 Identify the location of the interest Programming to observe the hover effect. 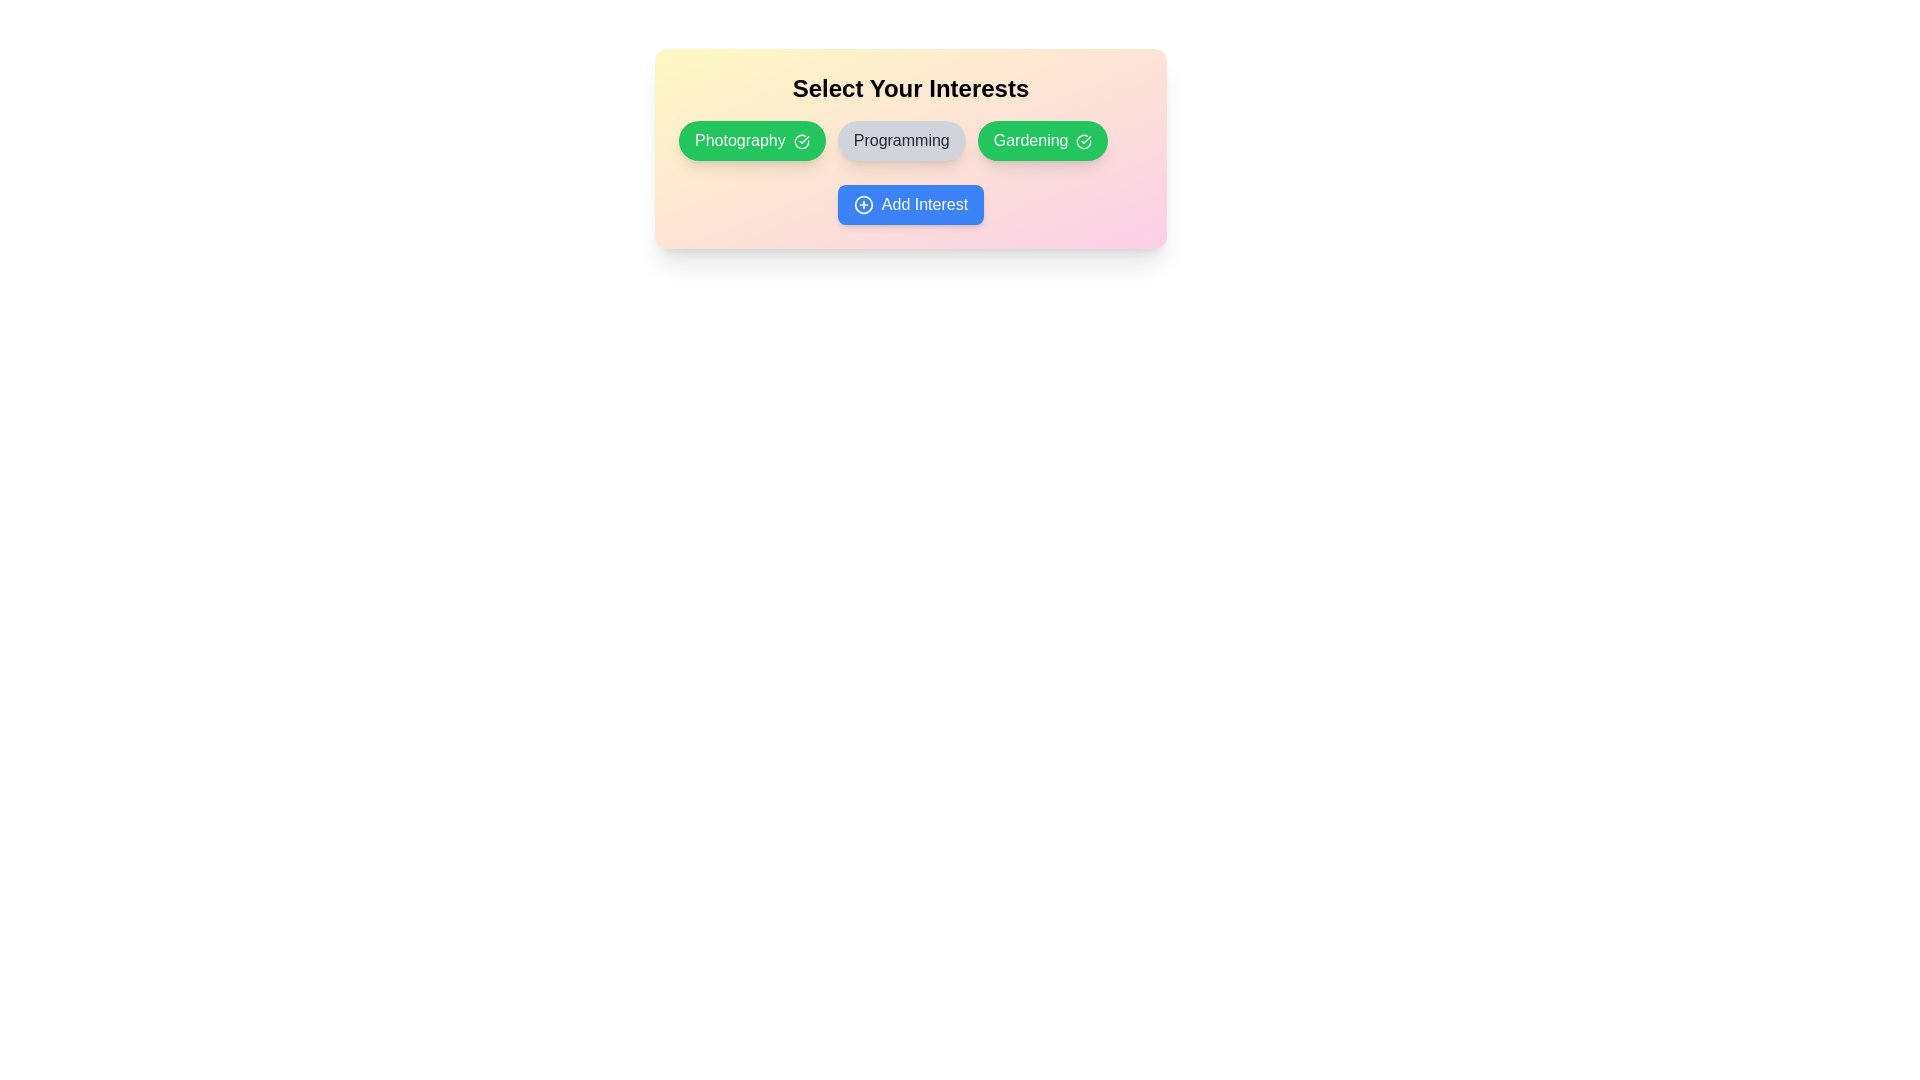
(900, 140).